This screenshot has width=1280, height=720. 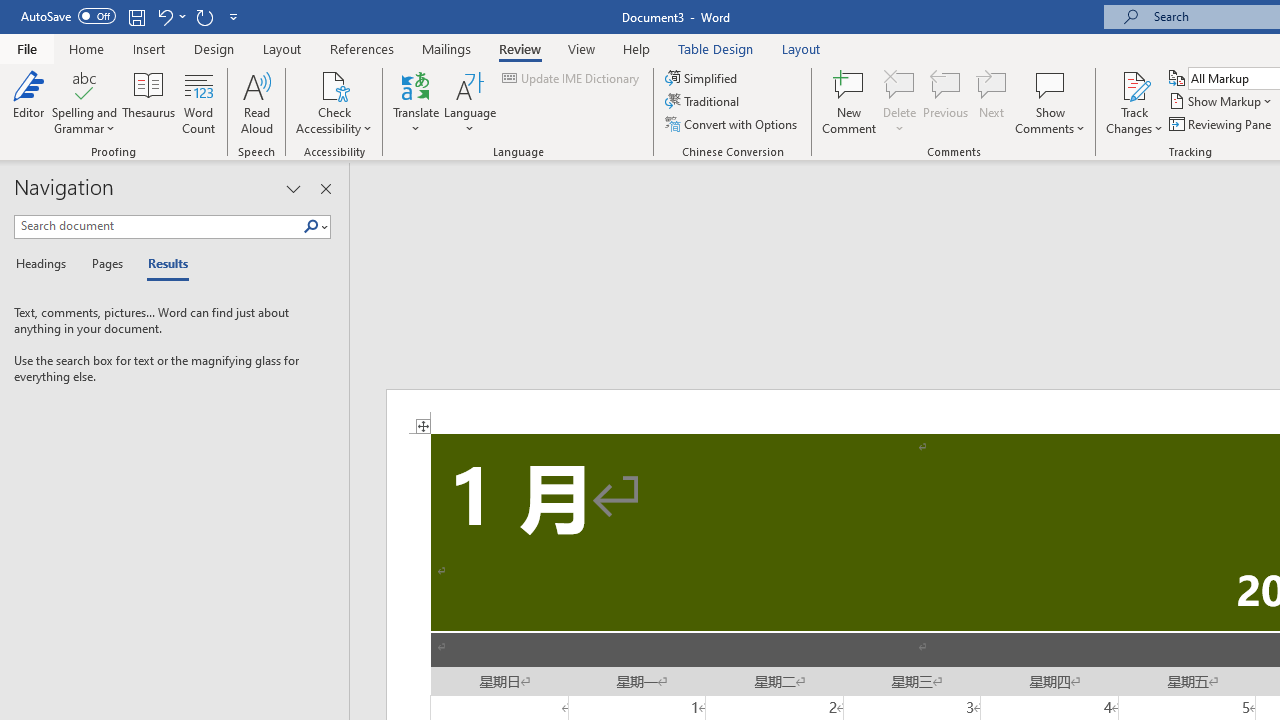 I want to click on 'Update IME Dictionary...', so click(x=571, y=77).